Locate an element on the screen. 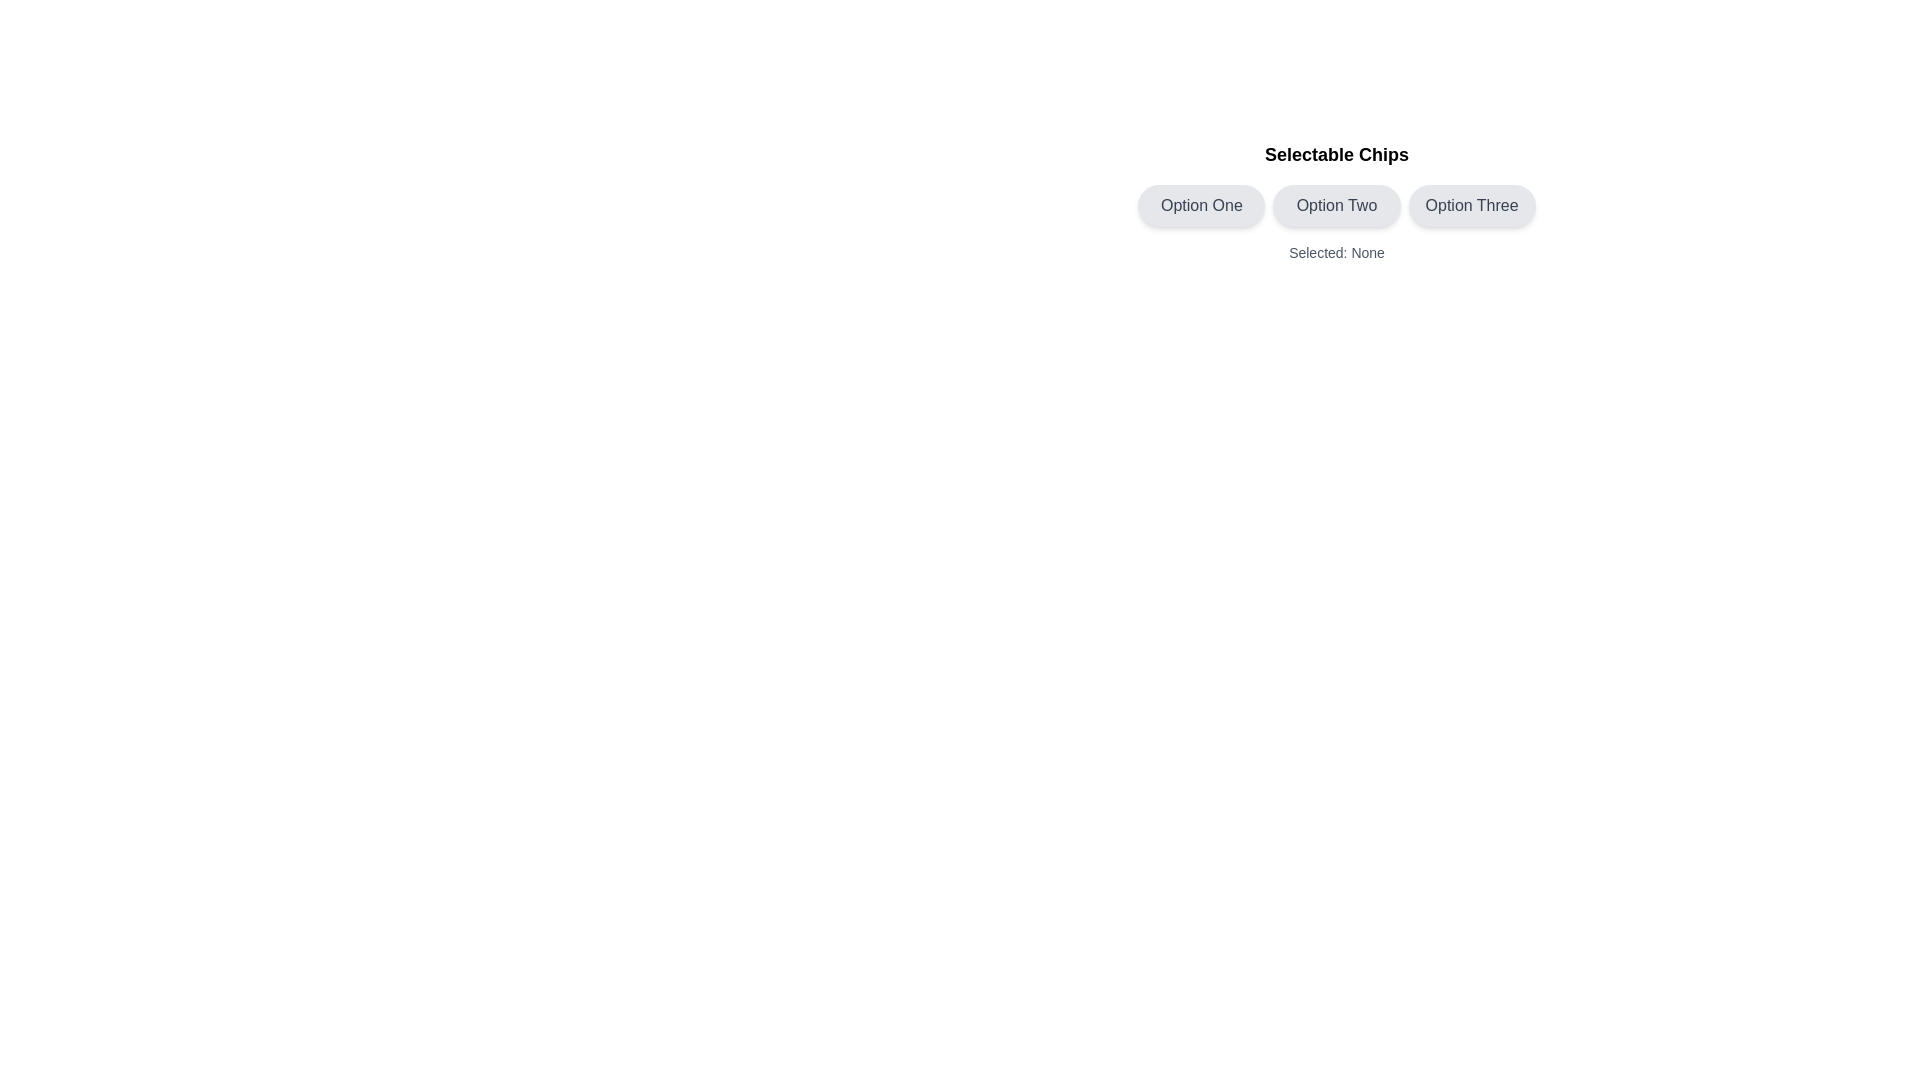  the Text Label that indicates the current selection state, showing 'Selected: None' initially, located beneath the options 'Option One,' 'Option Two,' and 'Option Three.' is located at coordinates (1336, 252).